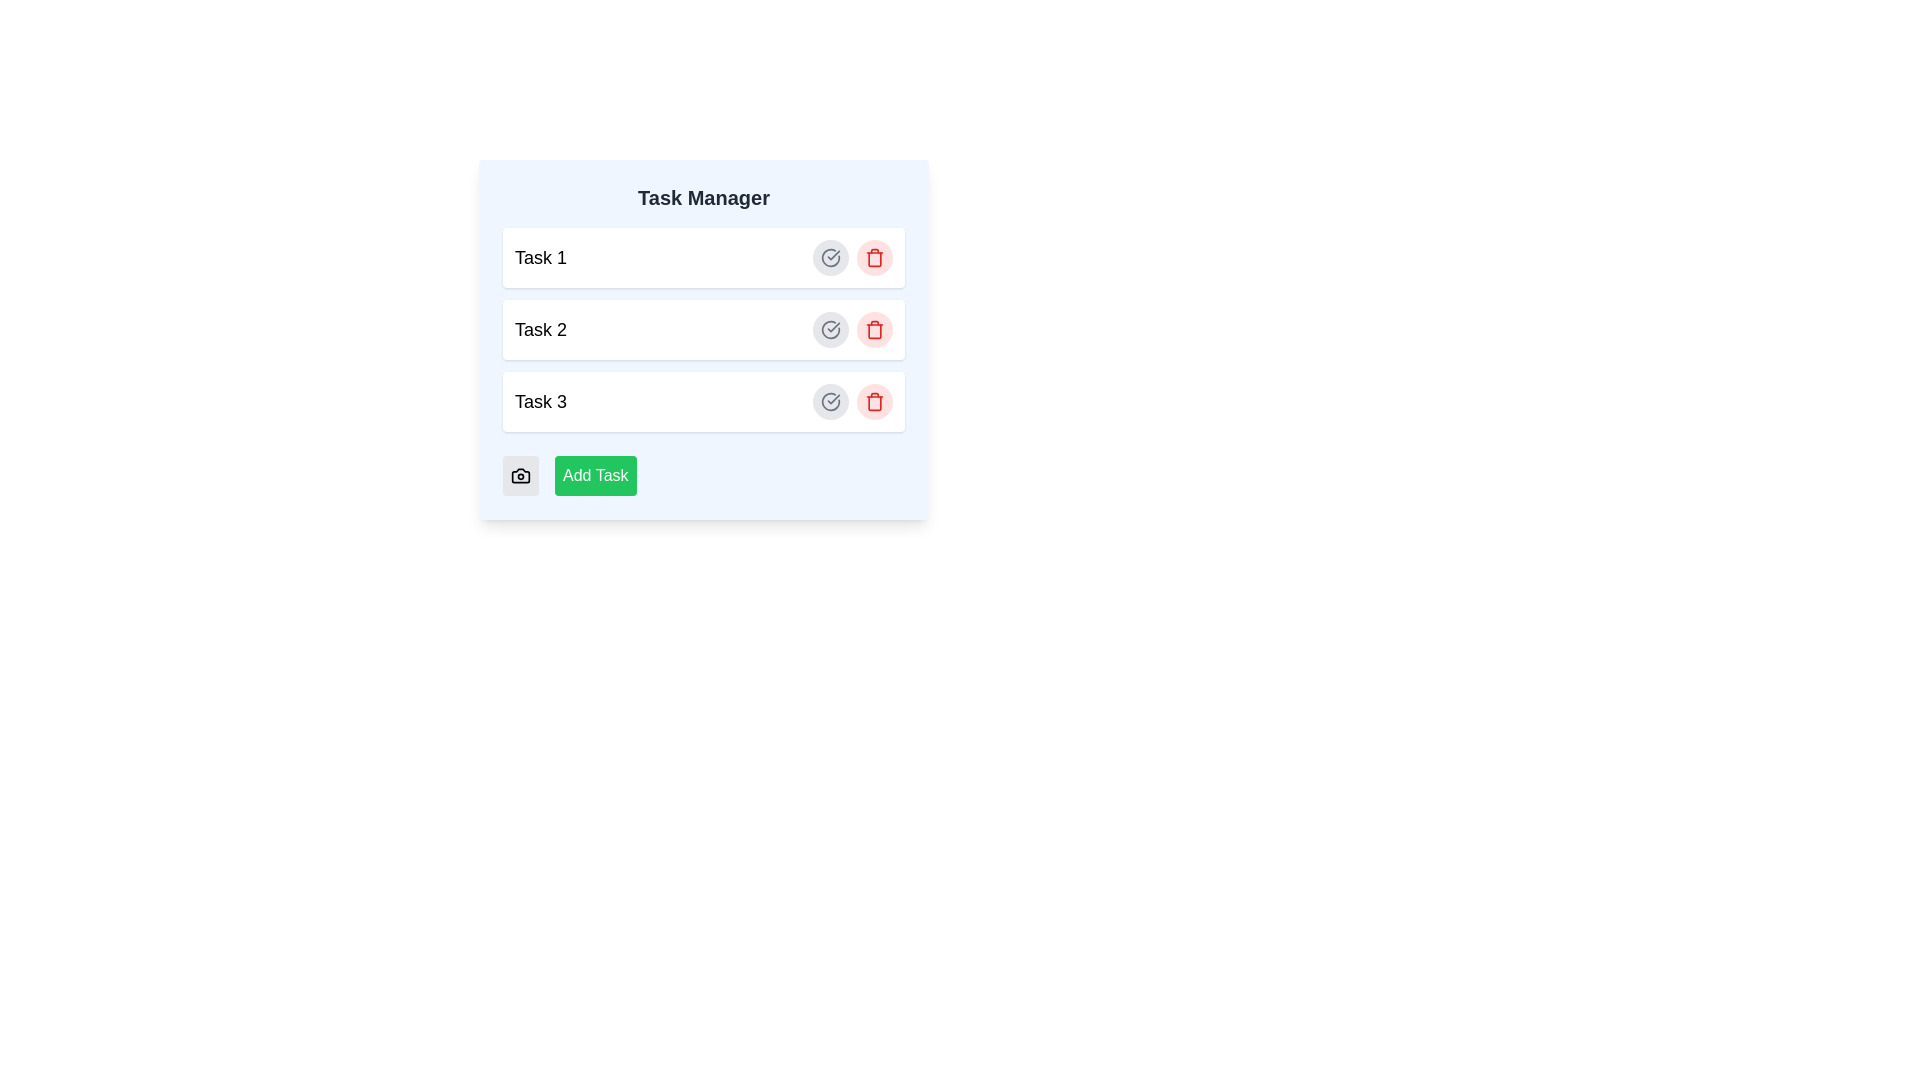 This screenshot has width=1920, height=1080. Describe the element at coordinates (830, 257) in the screenshot. I see `the 'Mark as Complete' button located at the top-right corner of the row for 'Task 1'` at that location.